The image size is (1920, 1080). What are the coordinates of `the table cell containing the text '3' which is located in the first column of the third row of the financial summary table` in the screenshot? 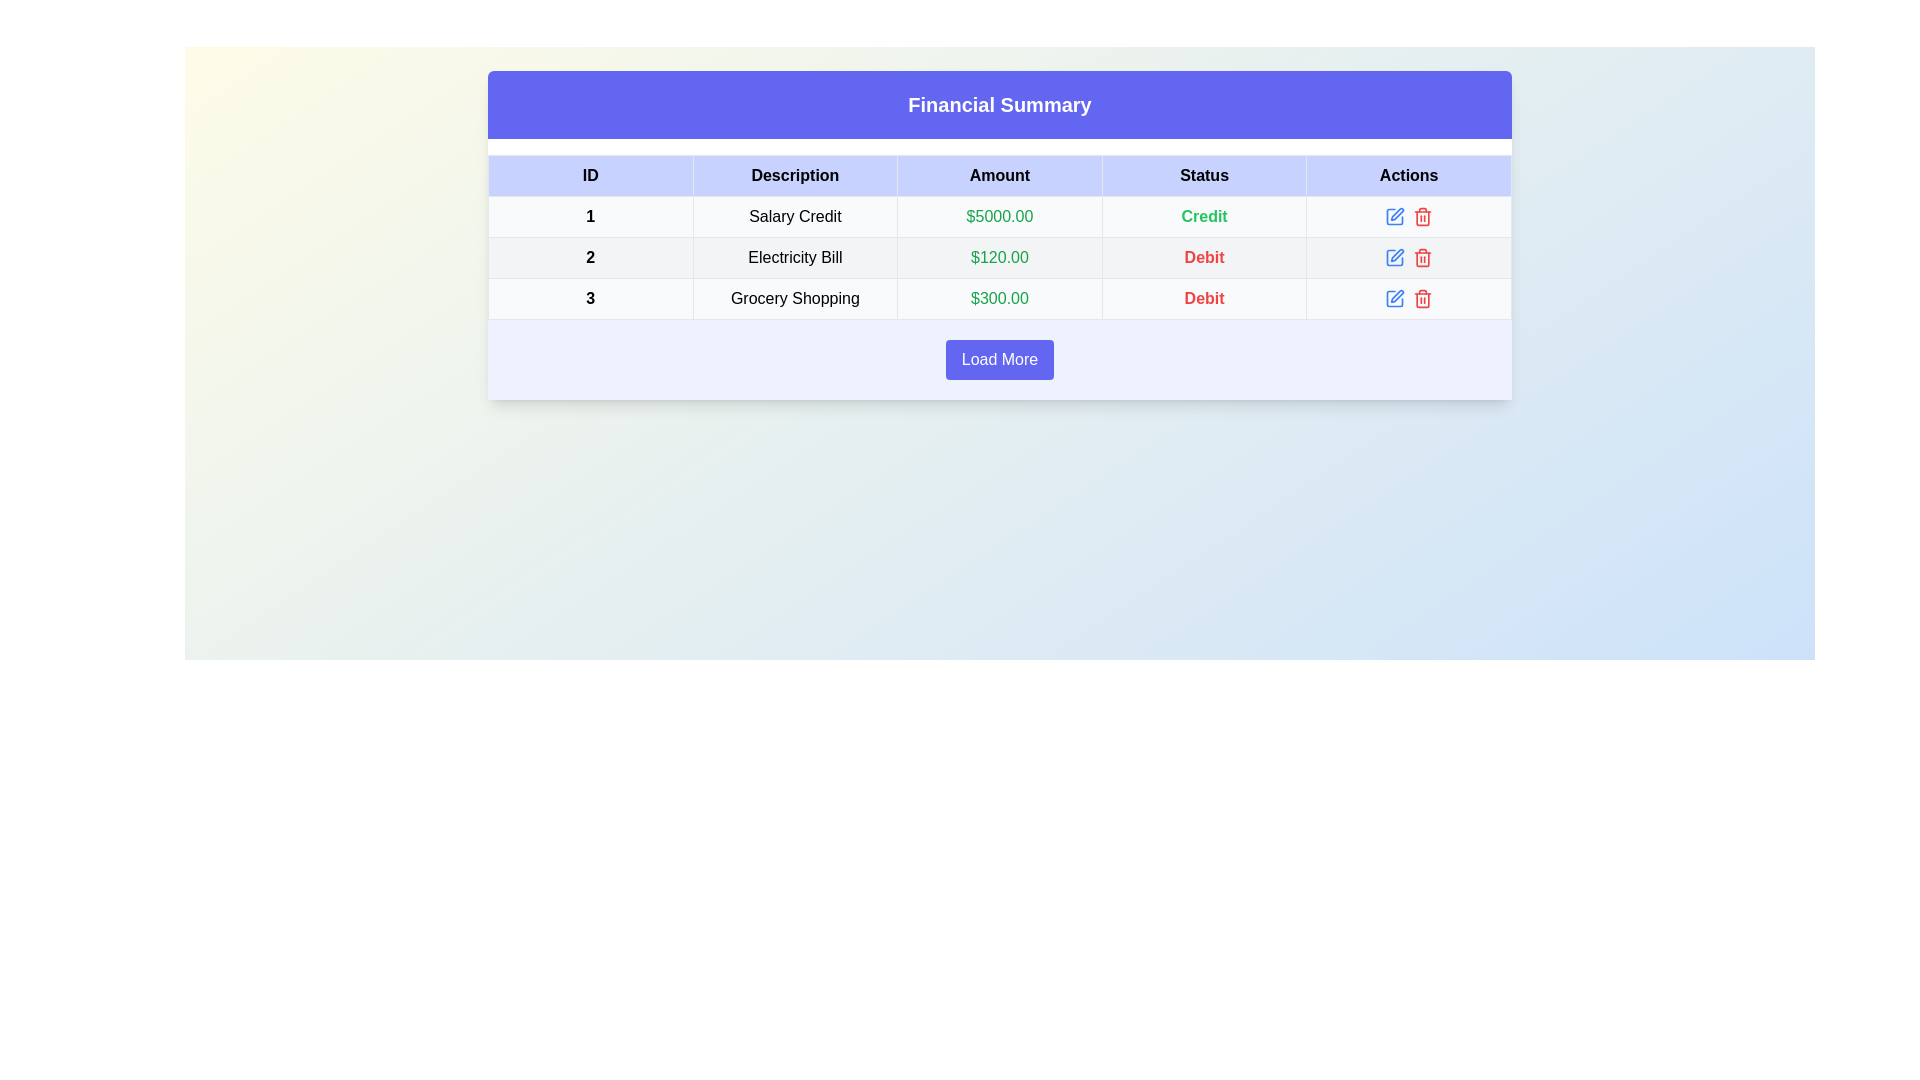 It's located at (589, 299).